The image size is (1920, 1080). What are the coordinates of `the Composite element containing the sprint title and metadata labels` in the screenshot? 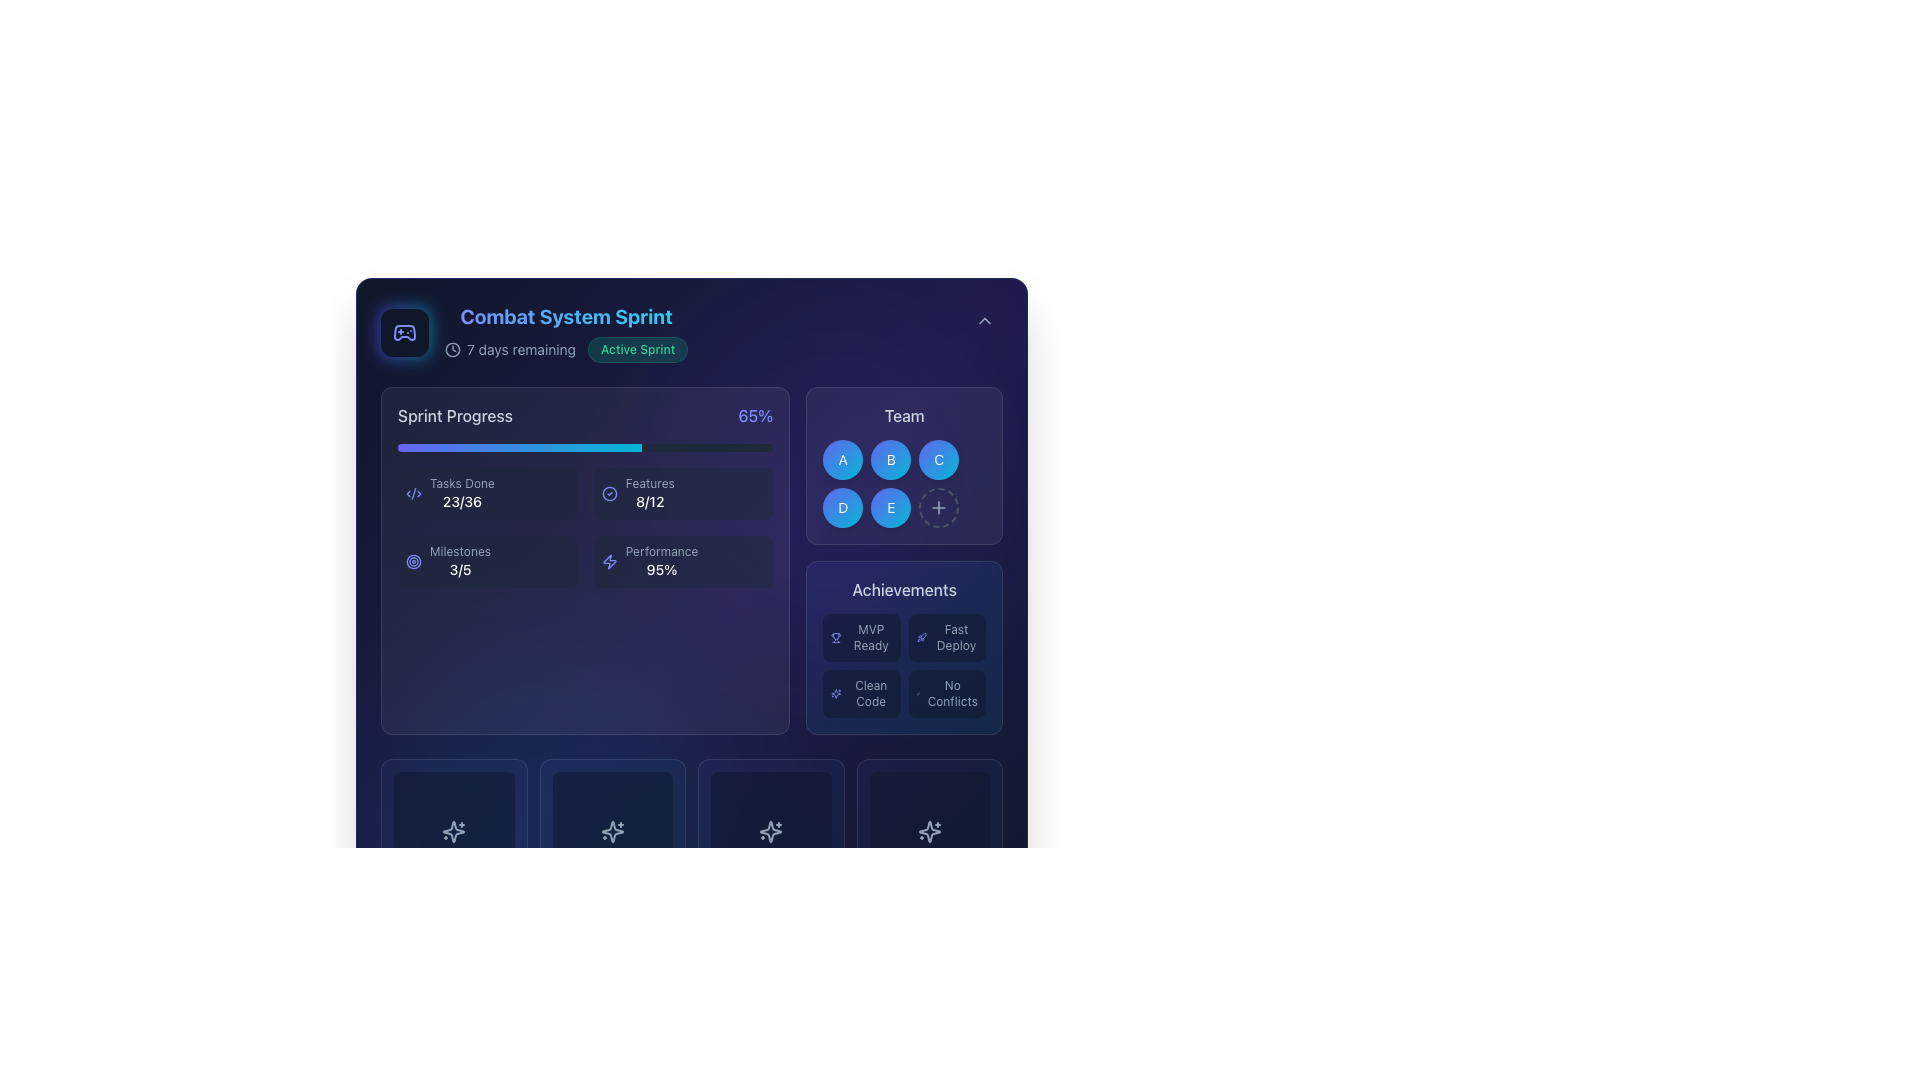 It's located at (565, 331).